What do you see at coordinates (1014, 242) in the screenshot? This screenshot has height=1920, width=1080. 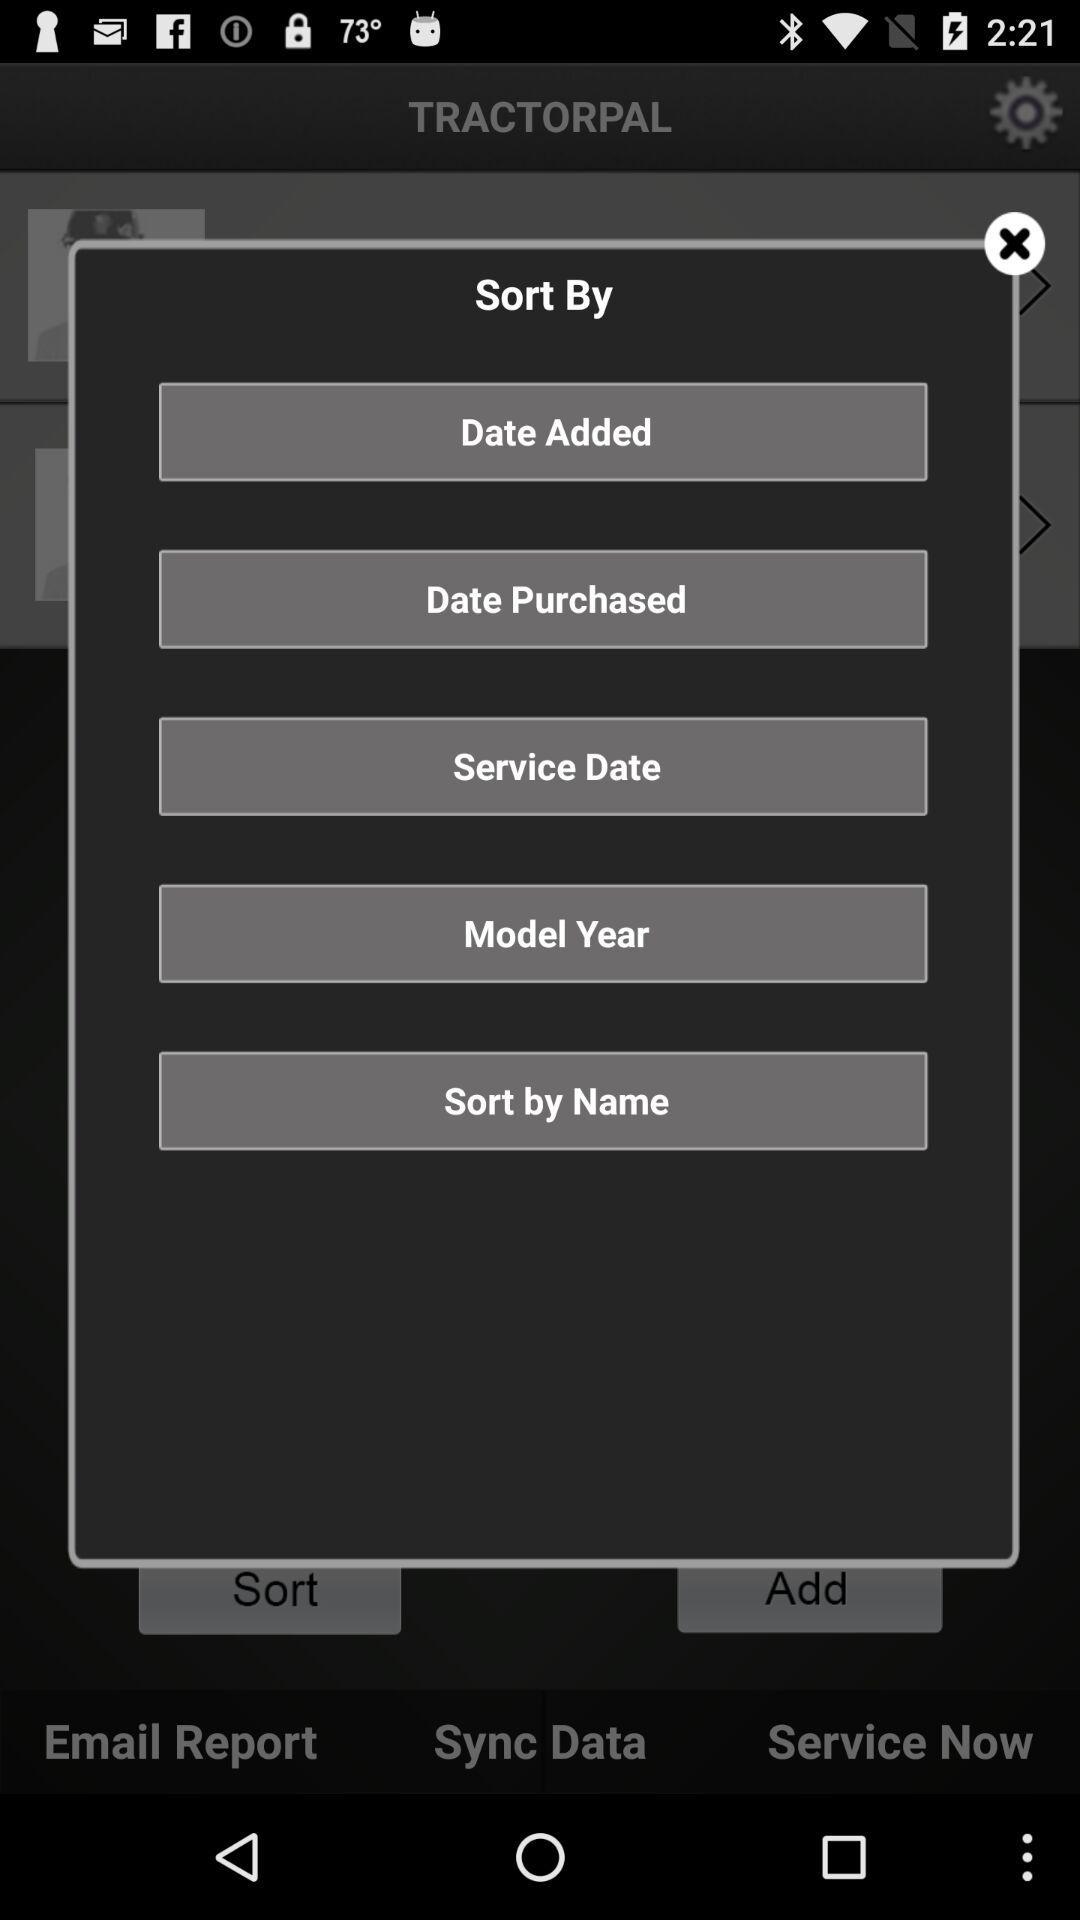 I see `icon at the top right corner` at bounding box center [1014, 242].